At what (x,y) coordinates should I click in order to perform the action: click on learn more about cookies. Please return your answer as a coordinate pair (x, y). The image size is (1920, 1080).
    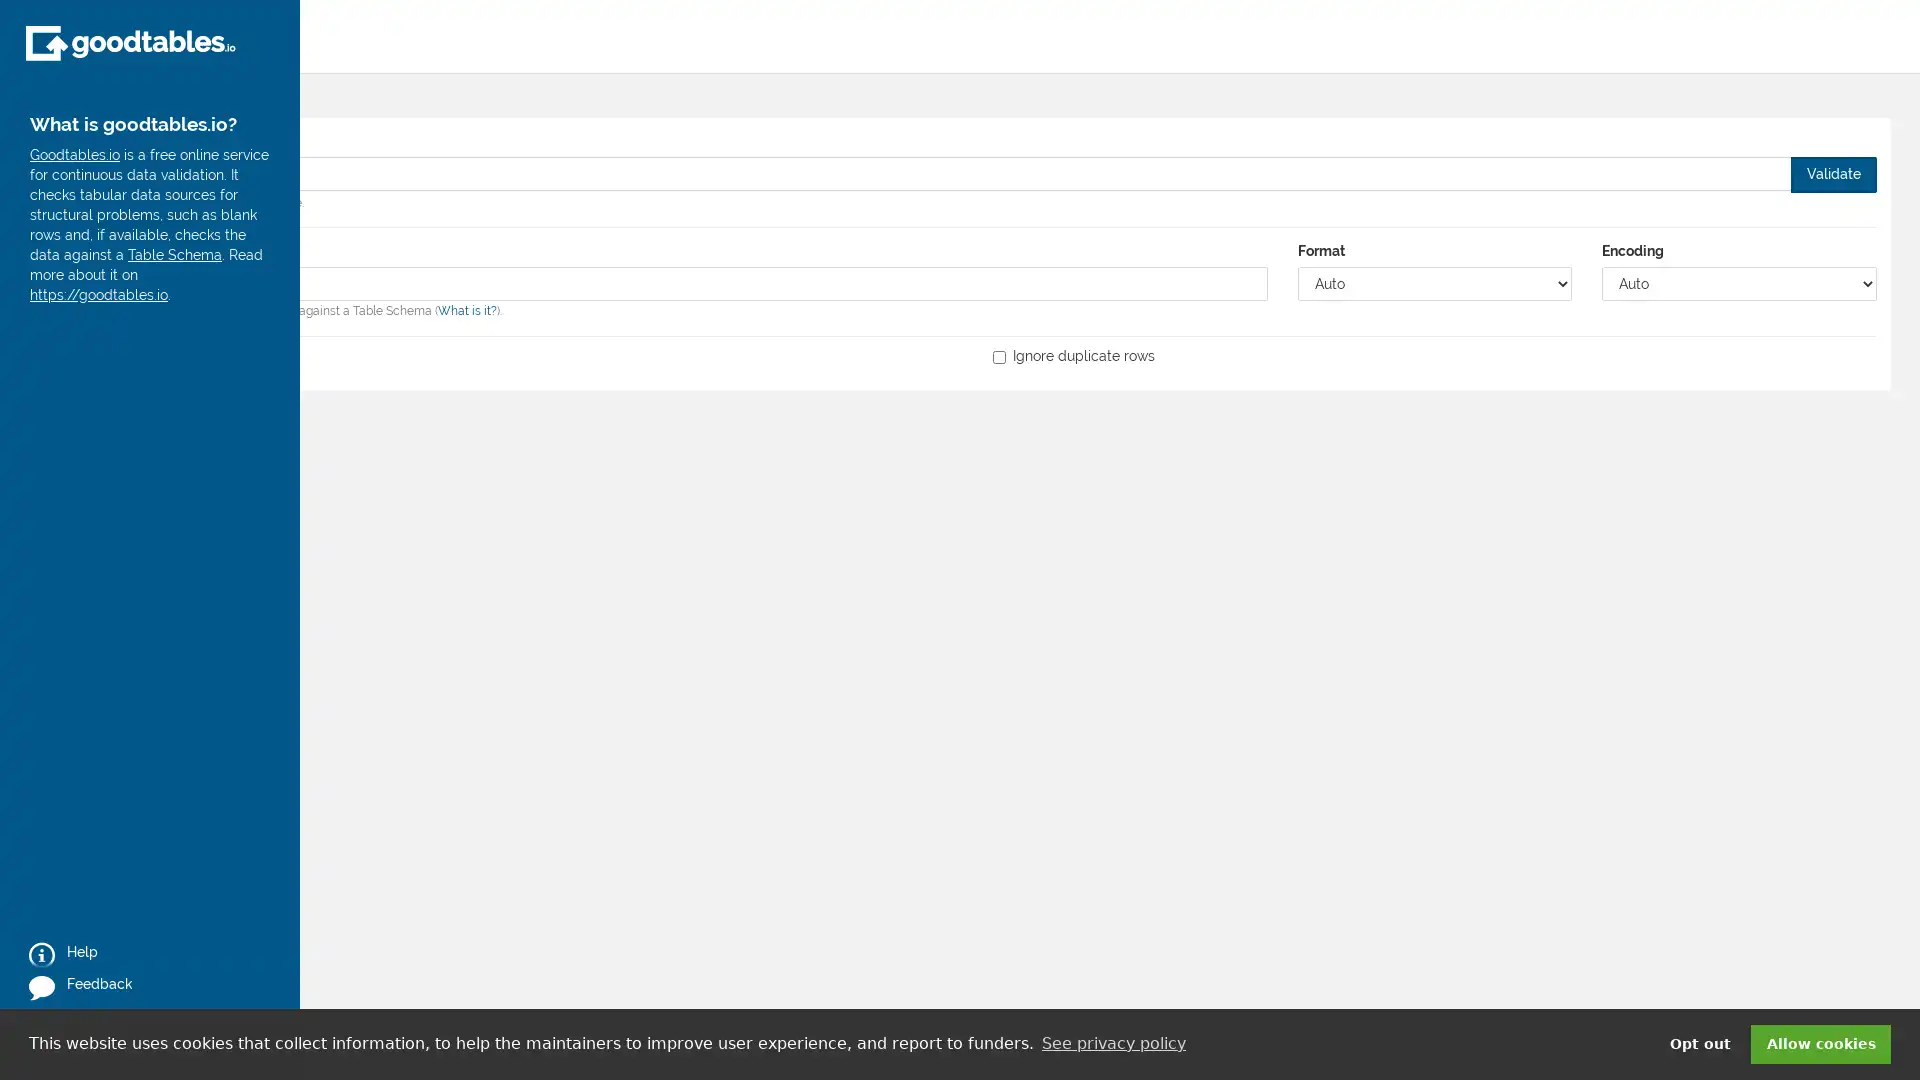
    Looking at the image, I should click on (1112, 1043).